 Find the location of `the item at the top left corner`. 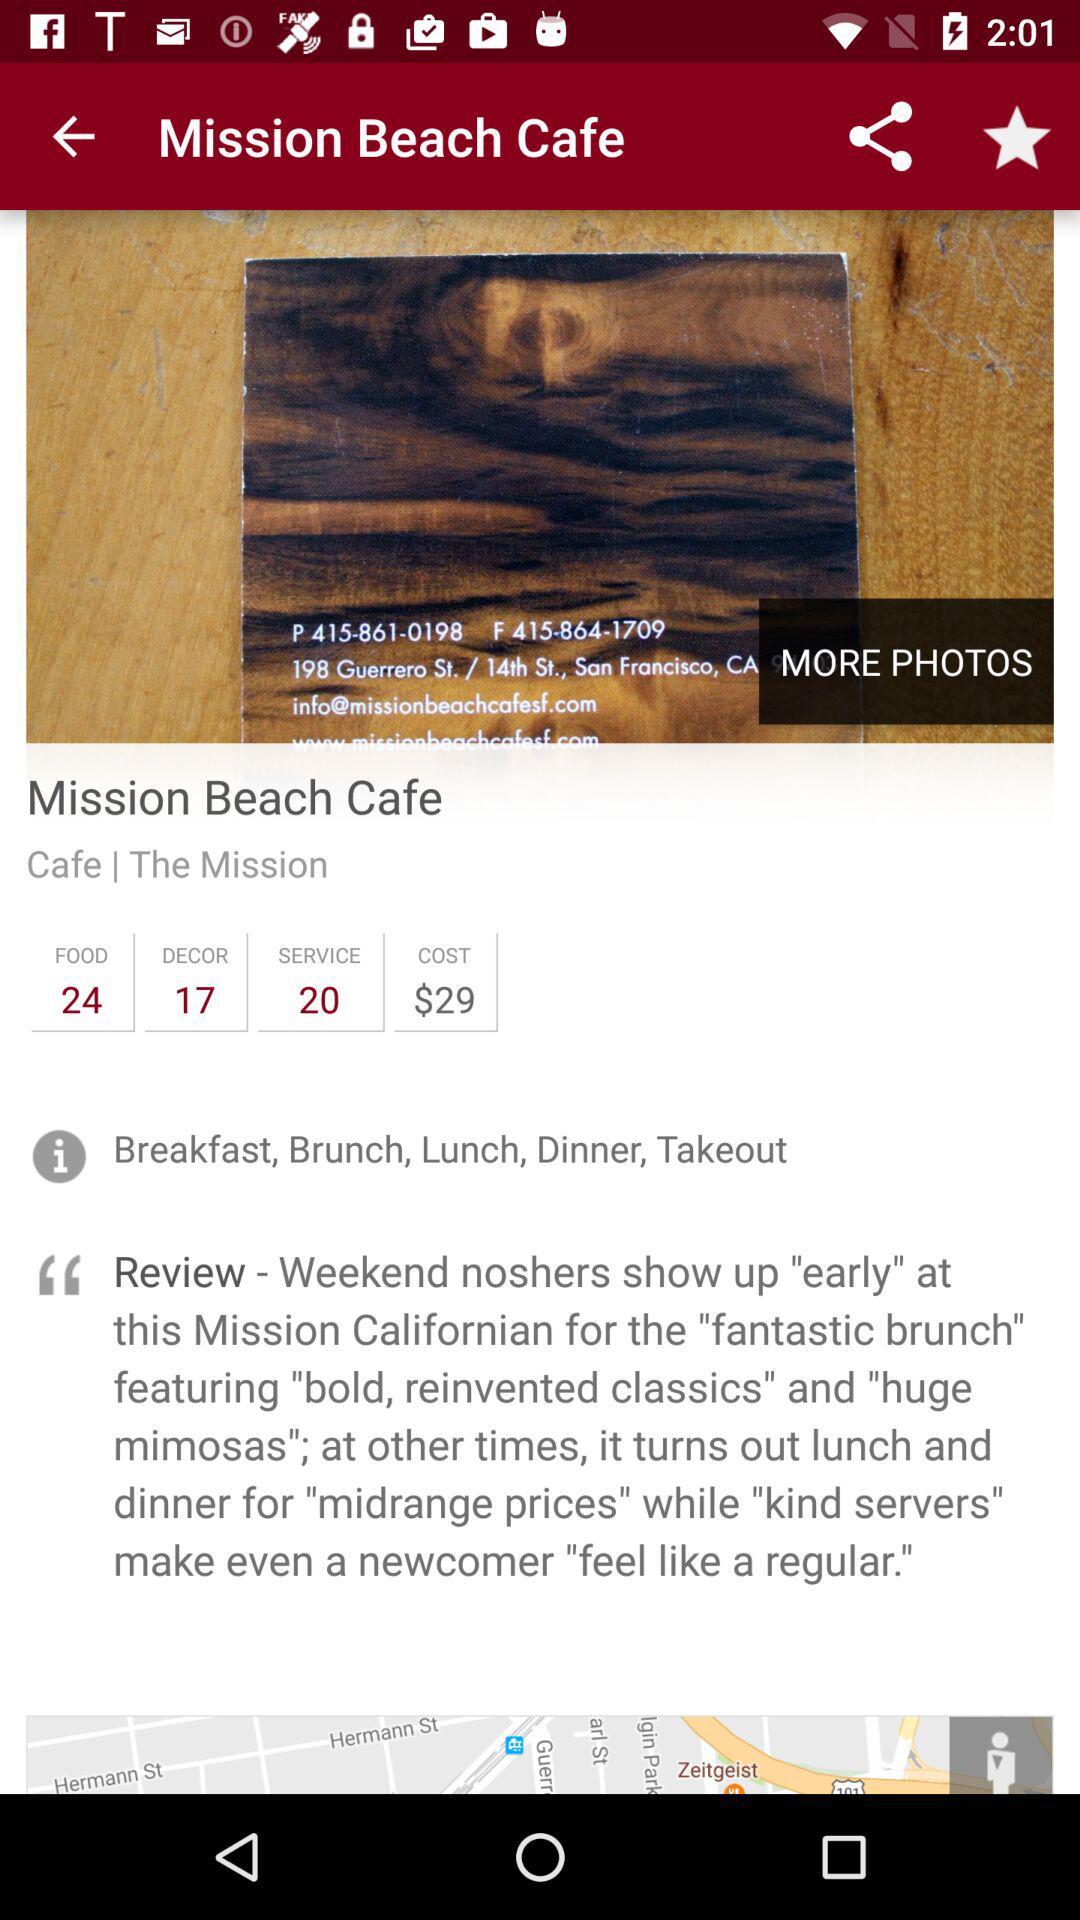

the item at the top left corner is located at coordinates (72, 135).